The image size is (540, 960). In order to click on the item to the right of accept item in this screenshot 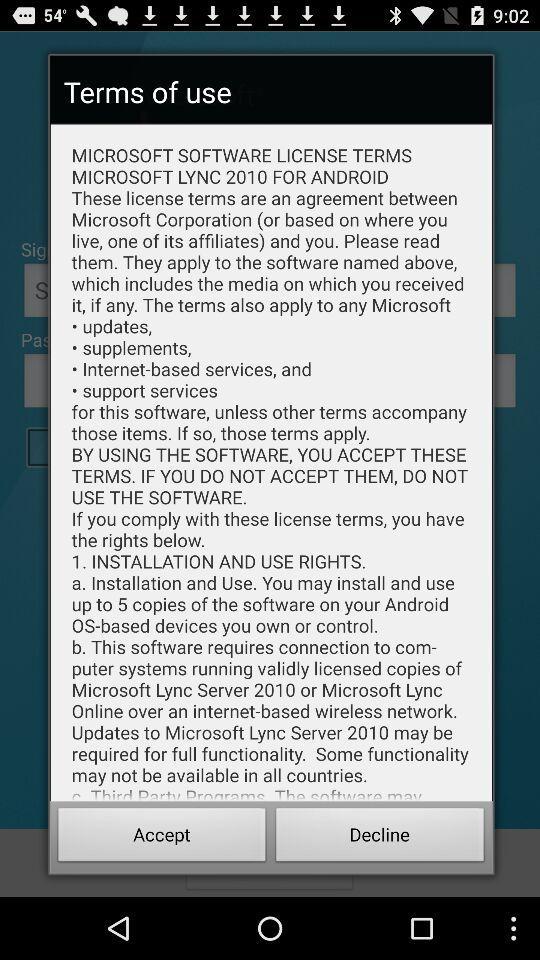, I will do `click(380, 837)`.